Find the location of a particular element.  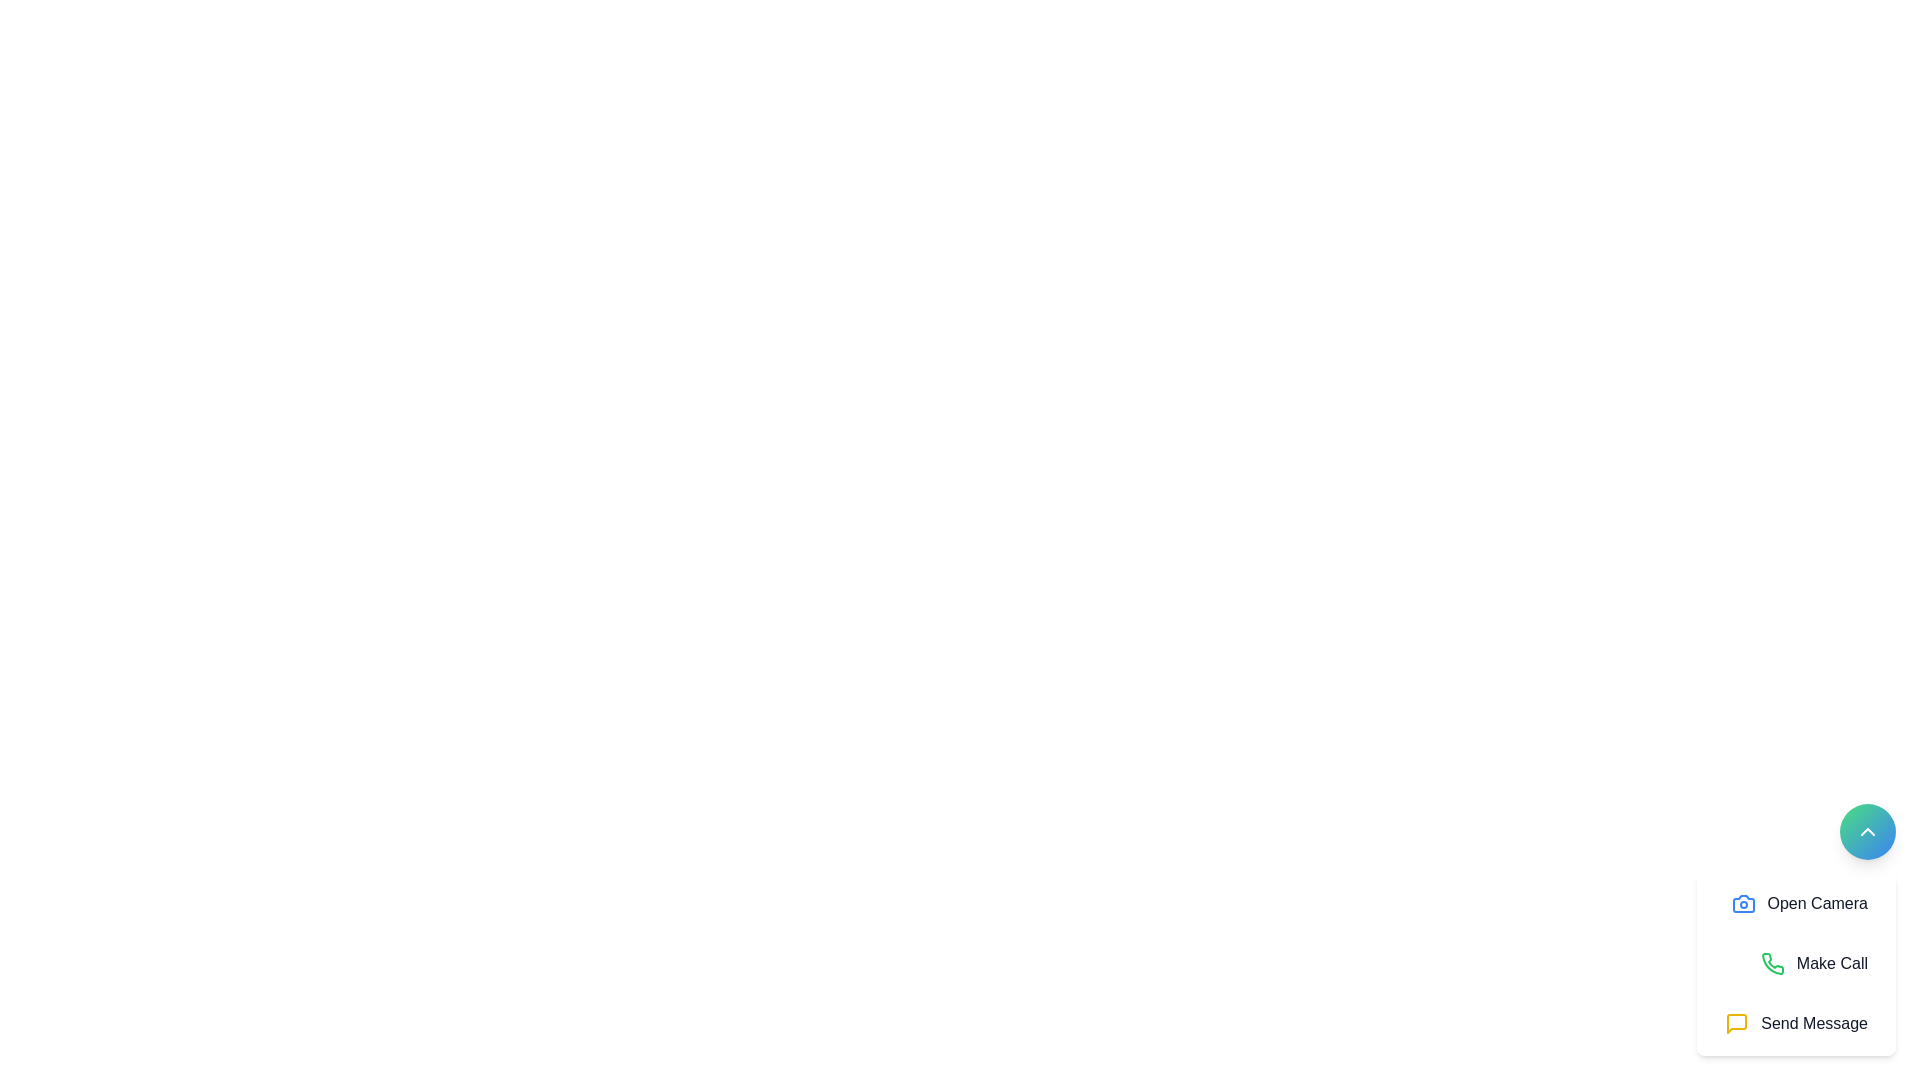

the yellow message bubble icon located on the leftmost part of the 'Send Message' button, preceding the text label is located at coordinates (1736, 1023).